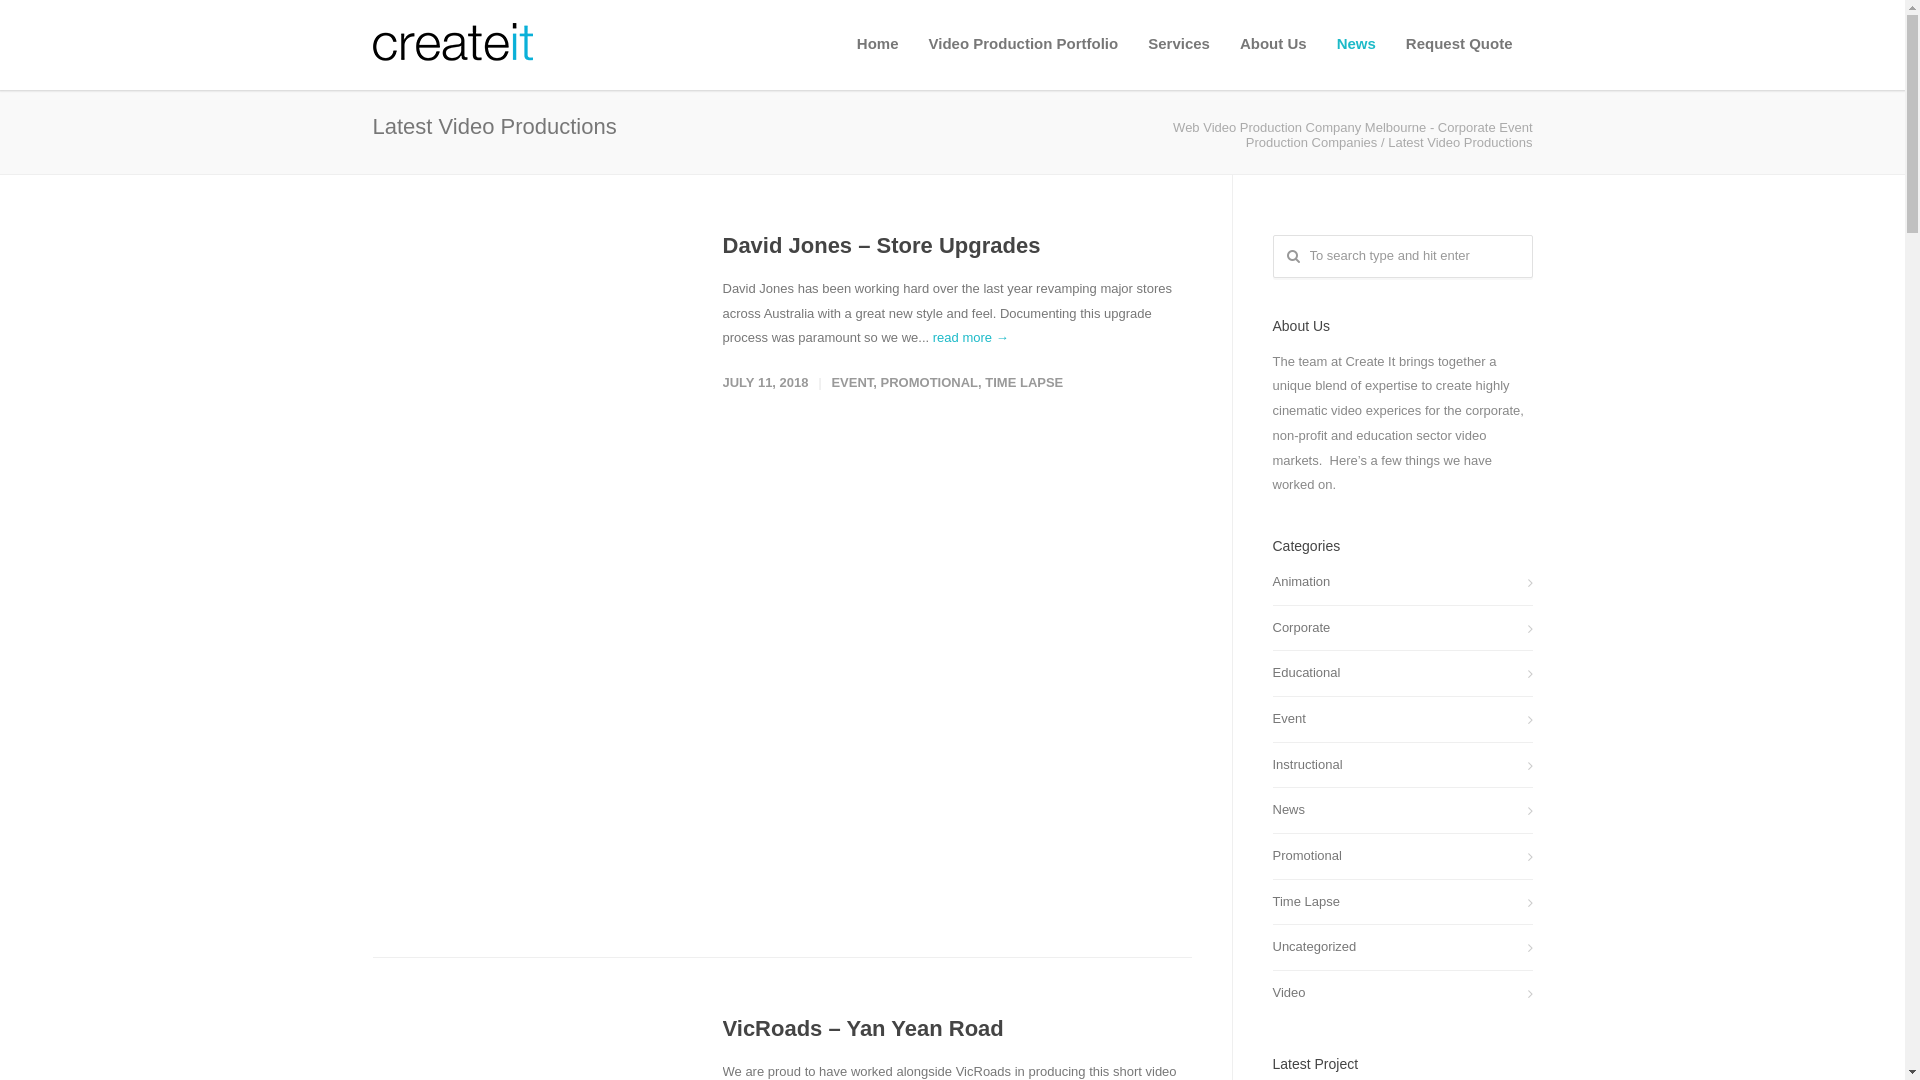 Image resolution: width=1920 pixels, height=1080 pixels. I want to click on 'News', so click(1321, 43).